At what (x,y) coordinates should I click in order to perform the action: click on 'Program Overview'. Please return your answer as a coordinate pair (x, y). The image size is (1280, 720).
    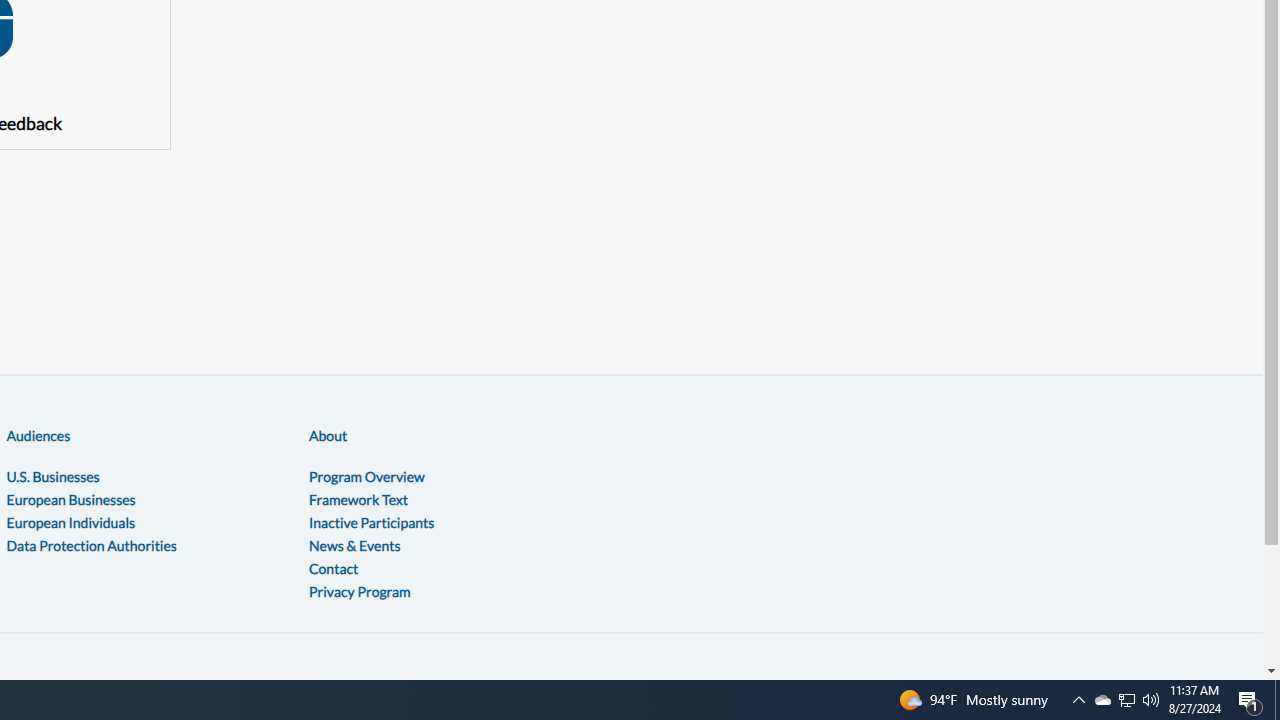
    Looking at the image, I should click on (366, 476).